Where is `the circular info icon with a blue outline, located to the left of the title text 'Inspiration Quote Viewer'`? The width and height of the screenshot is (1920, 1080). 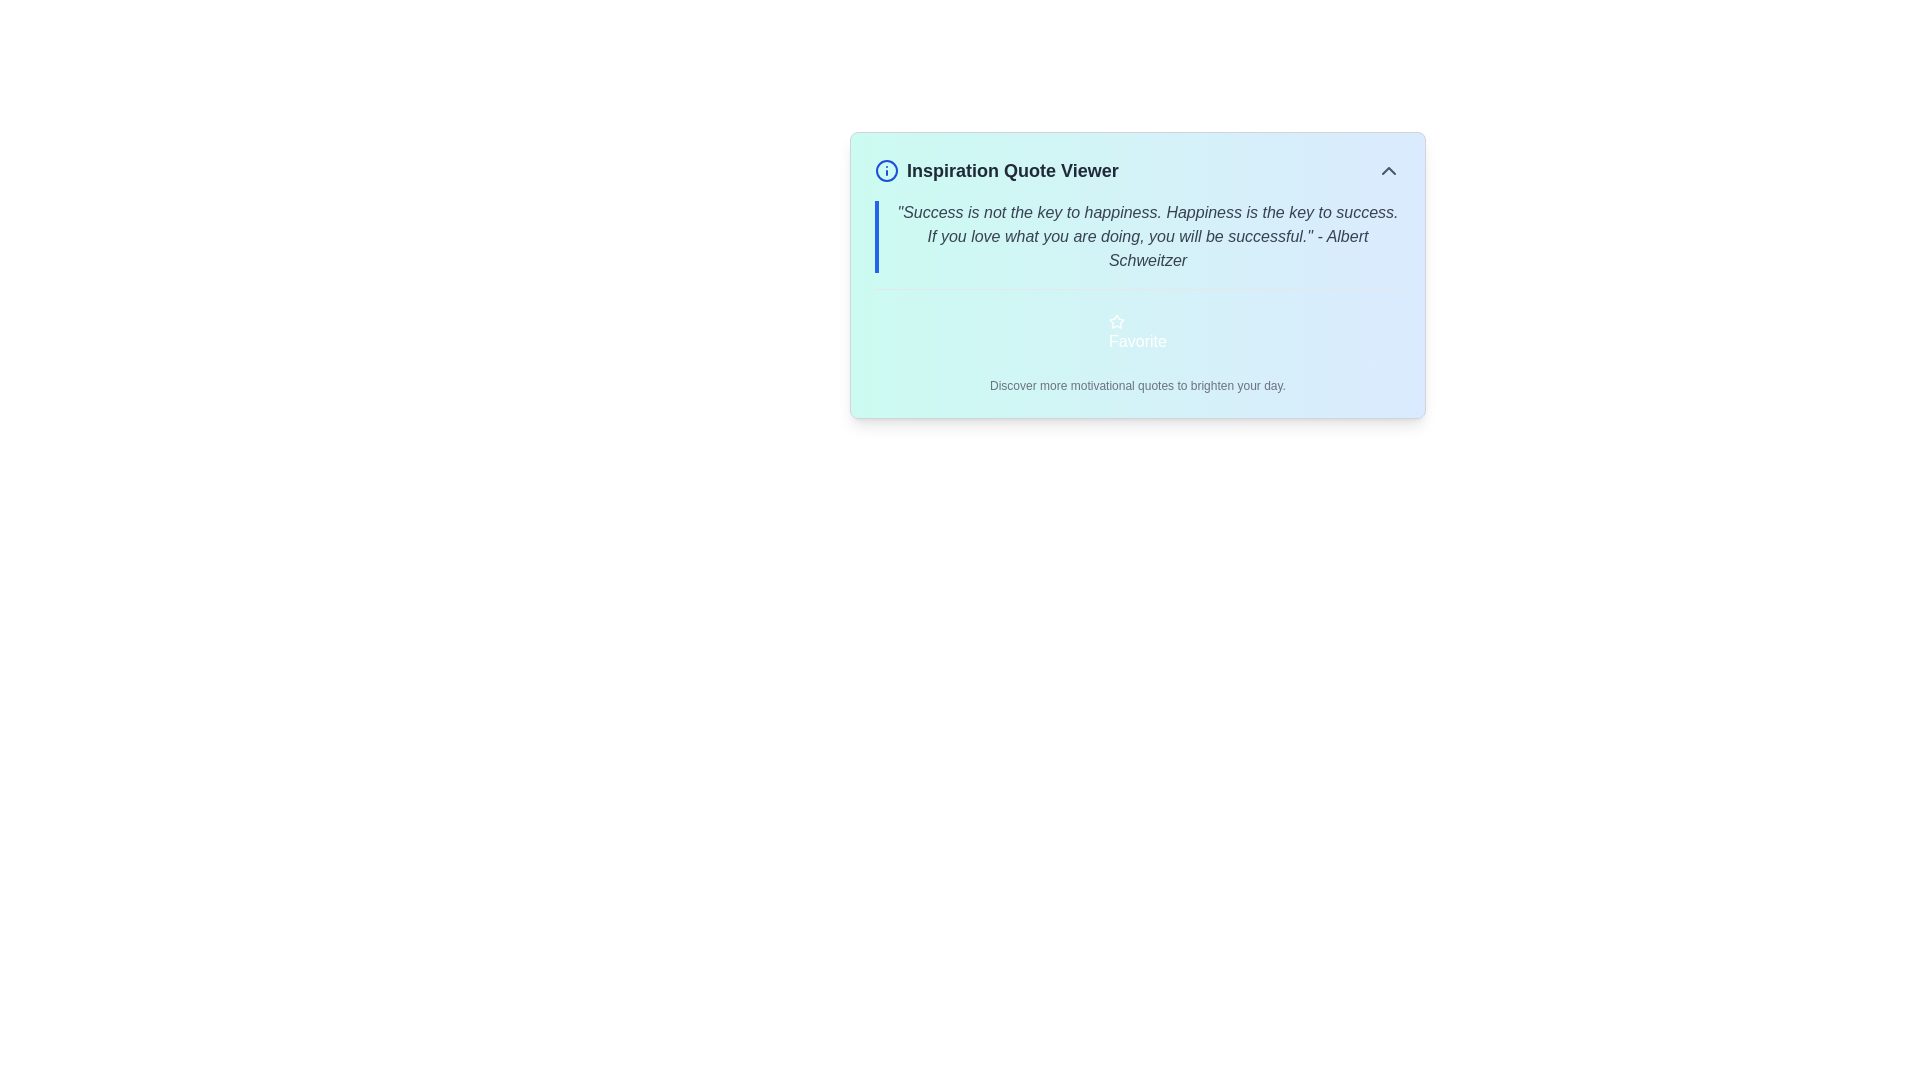
the circular info icon with a blue outline, located to the left of the title text 'Inspiration Quote Viewer' is located at coordinates (886, 169).